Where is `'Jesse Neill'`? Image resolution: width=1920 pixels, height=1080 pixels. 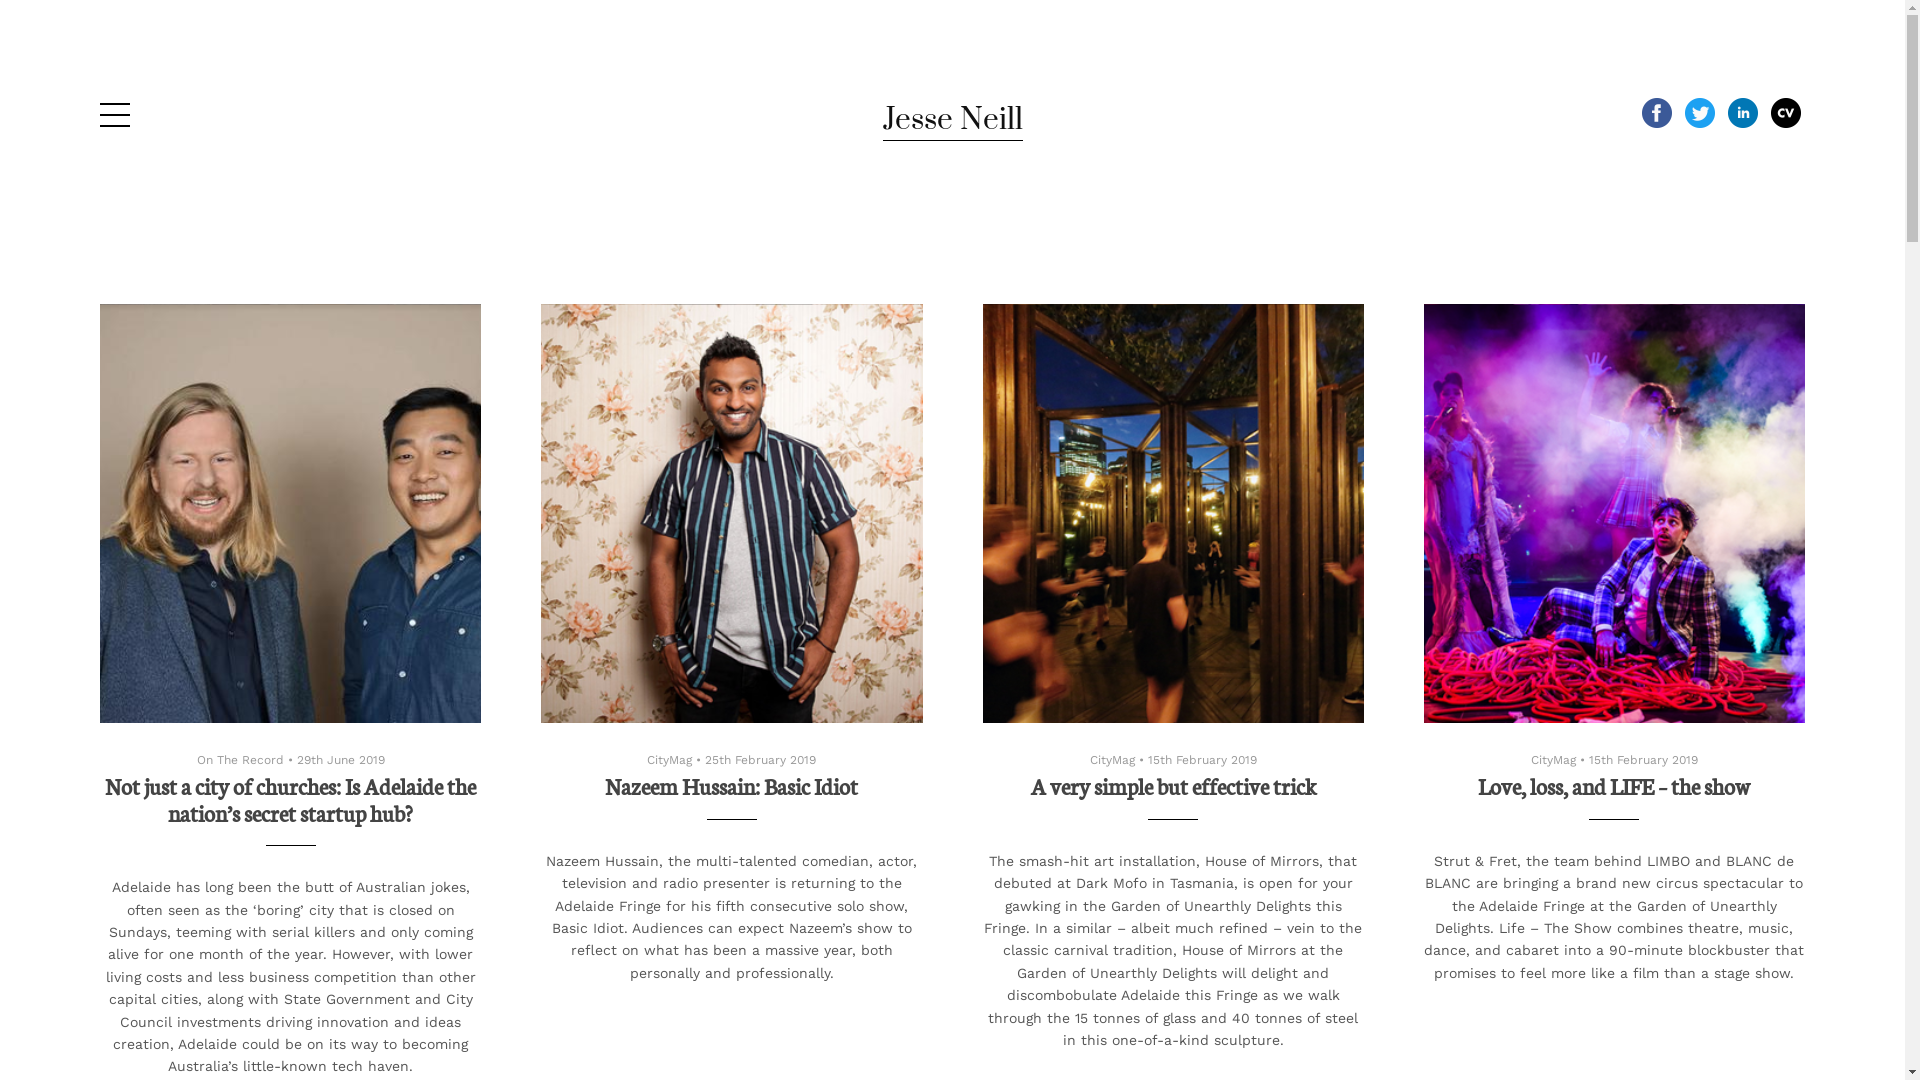 'Jesse Neill' is located at coordinates (950, 119).